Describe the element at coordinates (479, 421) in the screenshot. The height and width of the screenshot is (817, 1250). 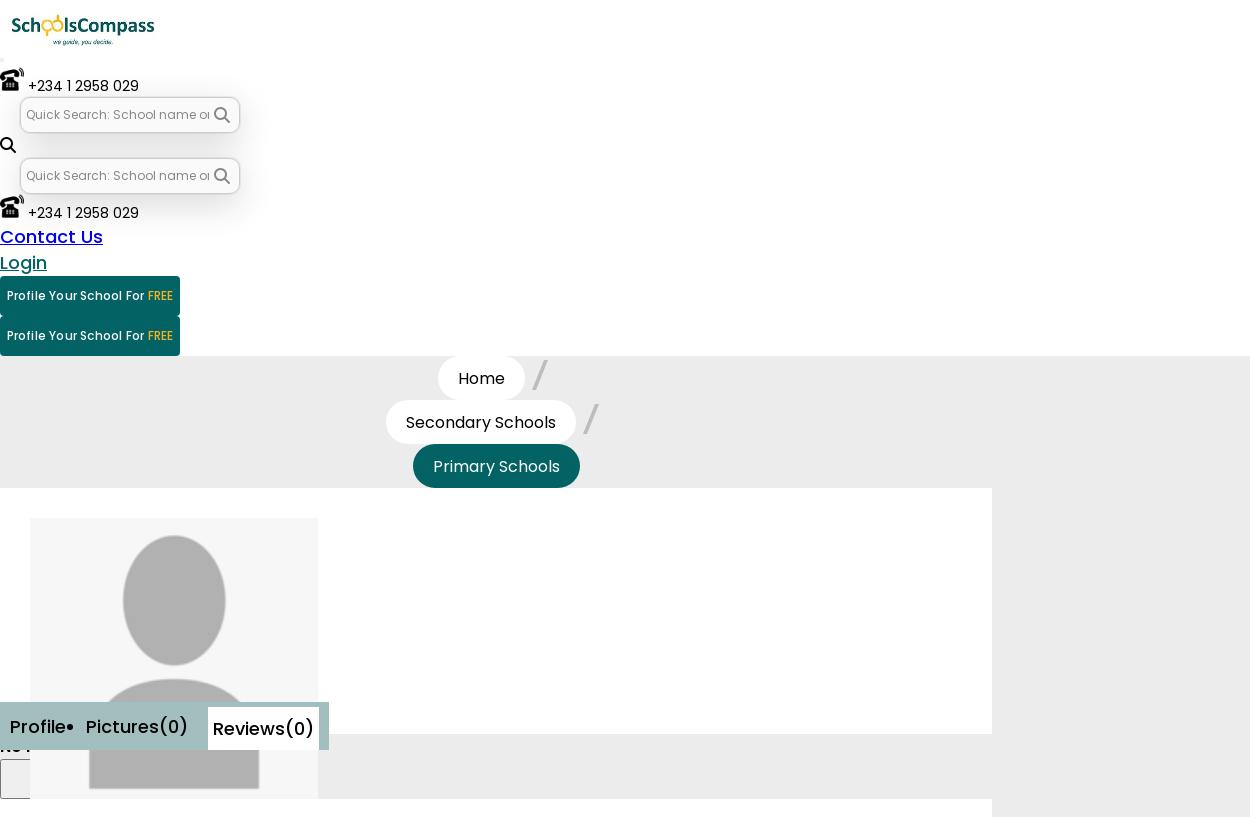
I see `'Secondary Schools'` at that location.